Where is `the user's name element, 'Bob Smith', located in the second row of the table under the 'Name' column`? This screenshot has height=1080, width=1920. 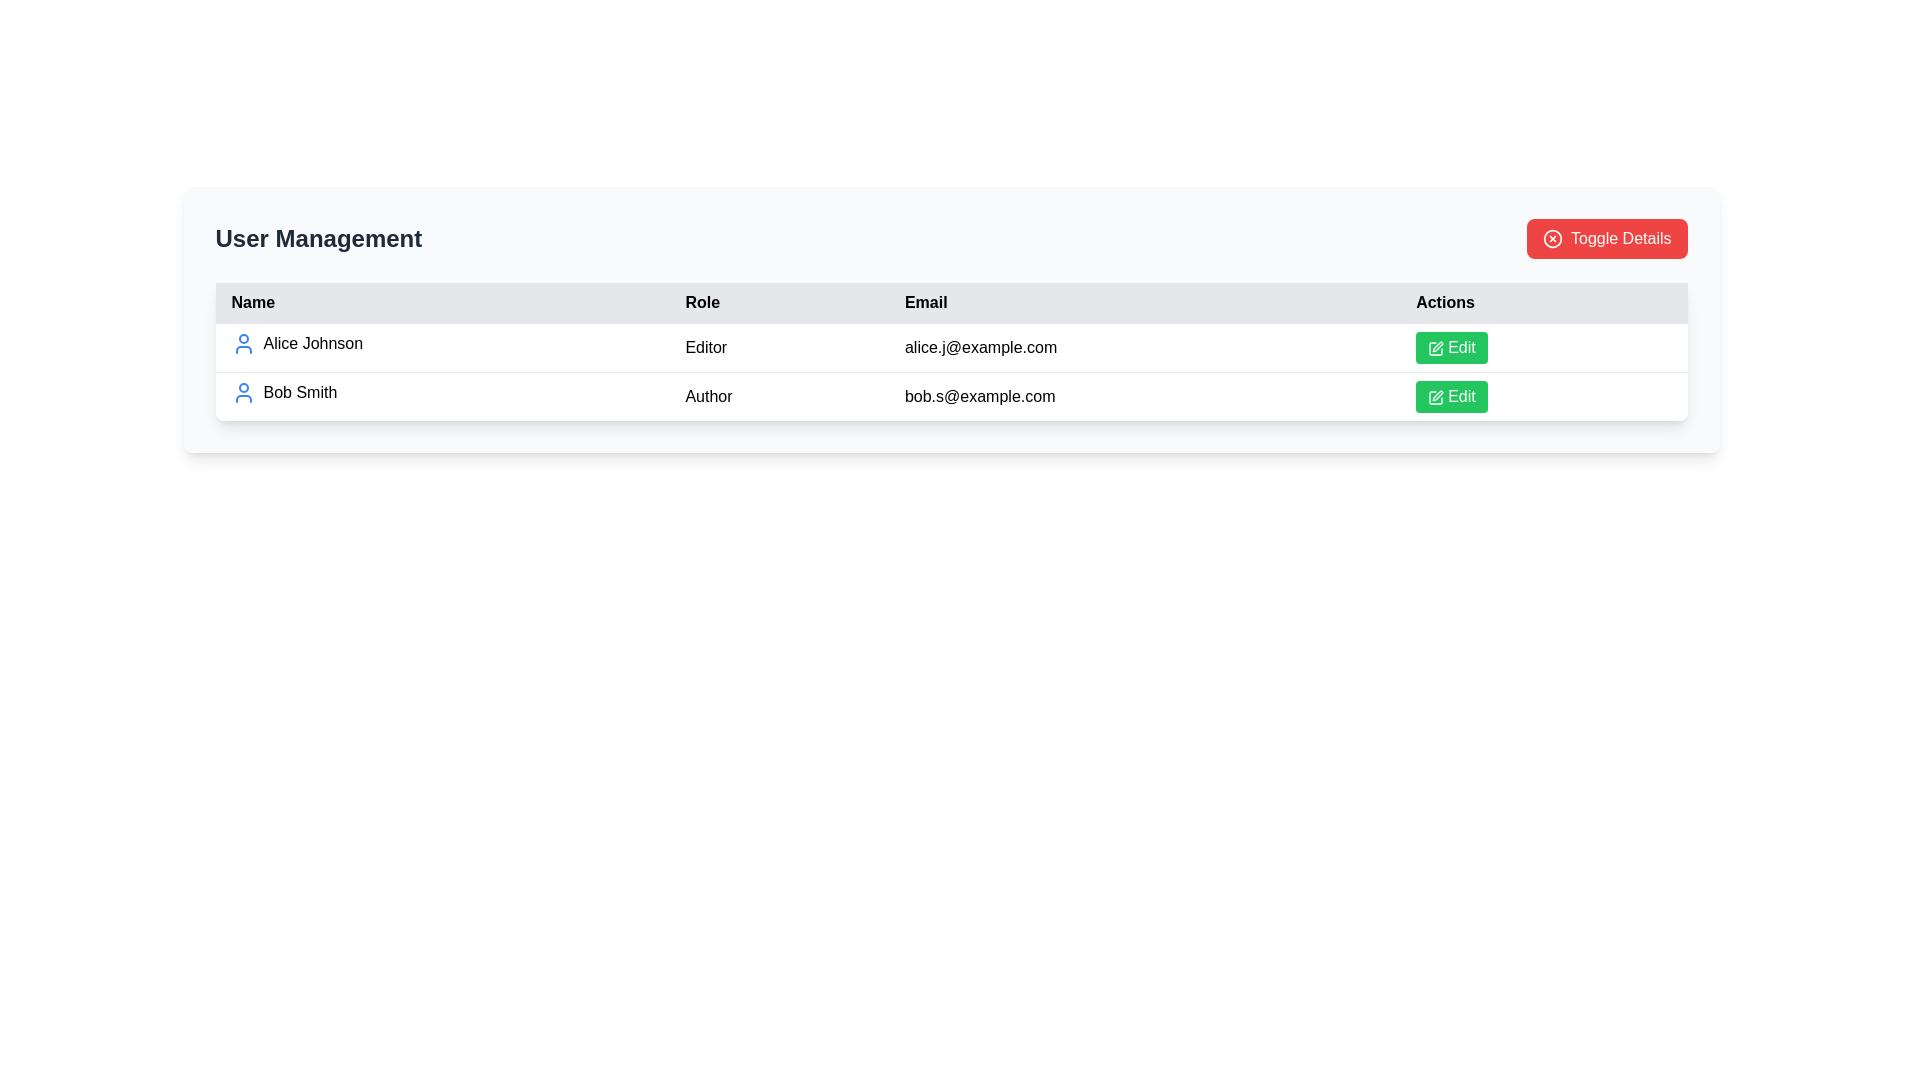
the user's name element, 'Bob Smith', located in the second row of the table under the 'Name' column is located at coordinates (441, 393).